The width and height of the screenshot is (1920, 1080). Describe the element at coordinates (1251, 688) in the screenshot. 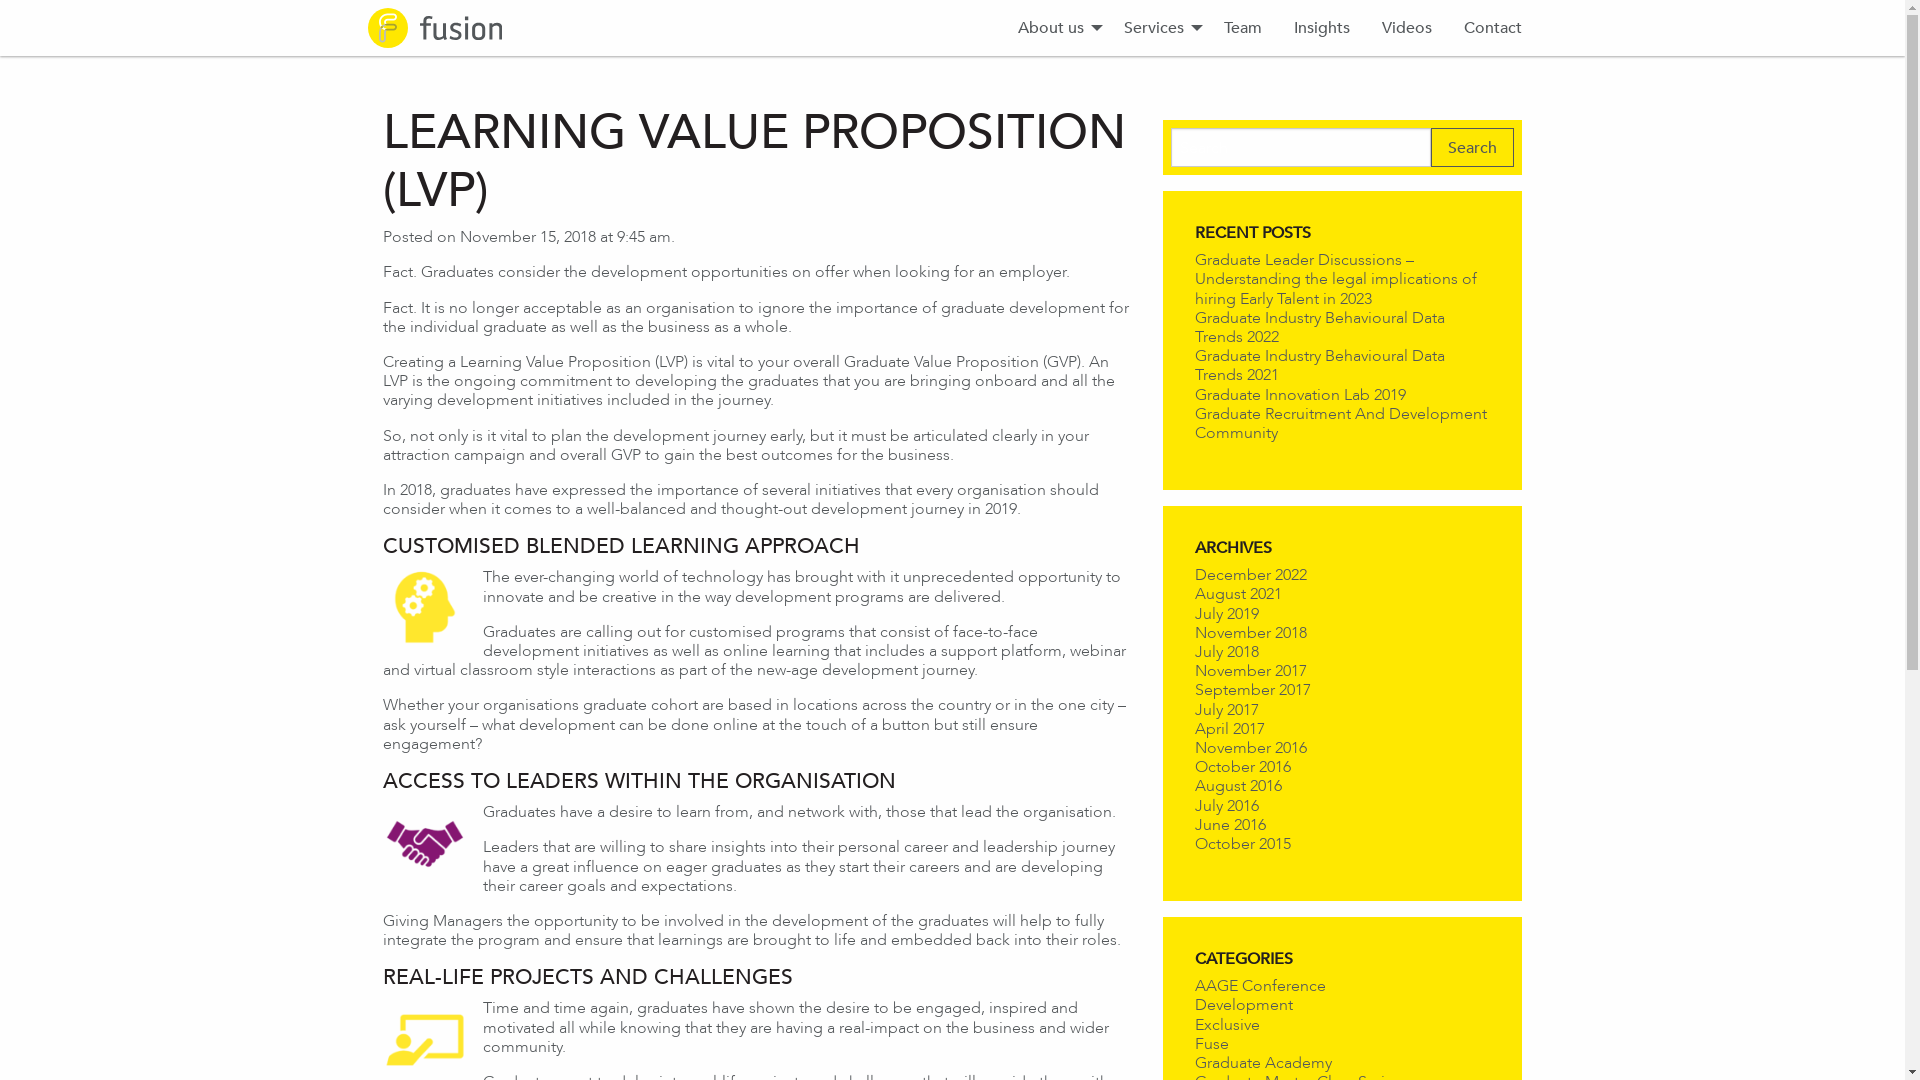

I see `'September 2017'` at that location.